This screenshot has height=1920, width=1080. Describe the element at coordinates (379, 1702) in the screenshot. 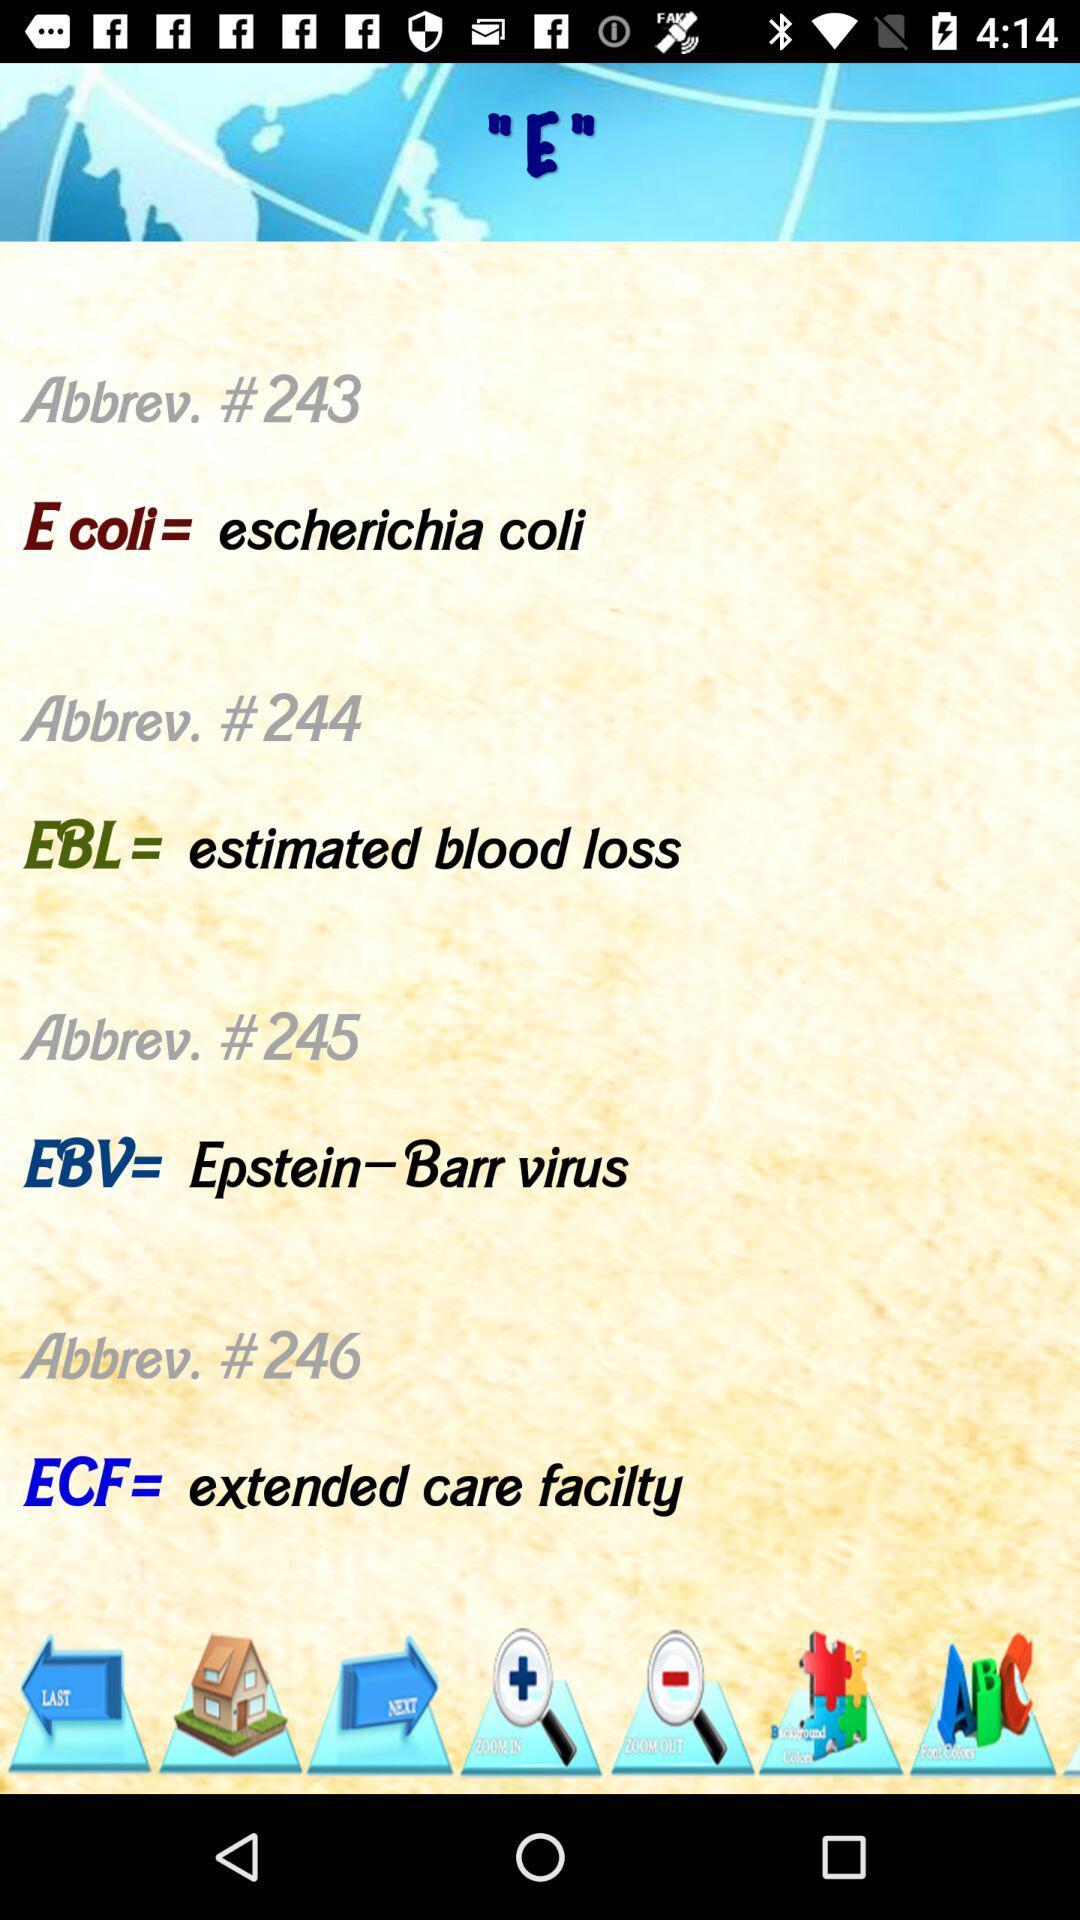

I see `go forward` at that location.